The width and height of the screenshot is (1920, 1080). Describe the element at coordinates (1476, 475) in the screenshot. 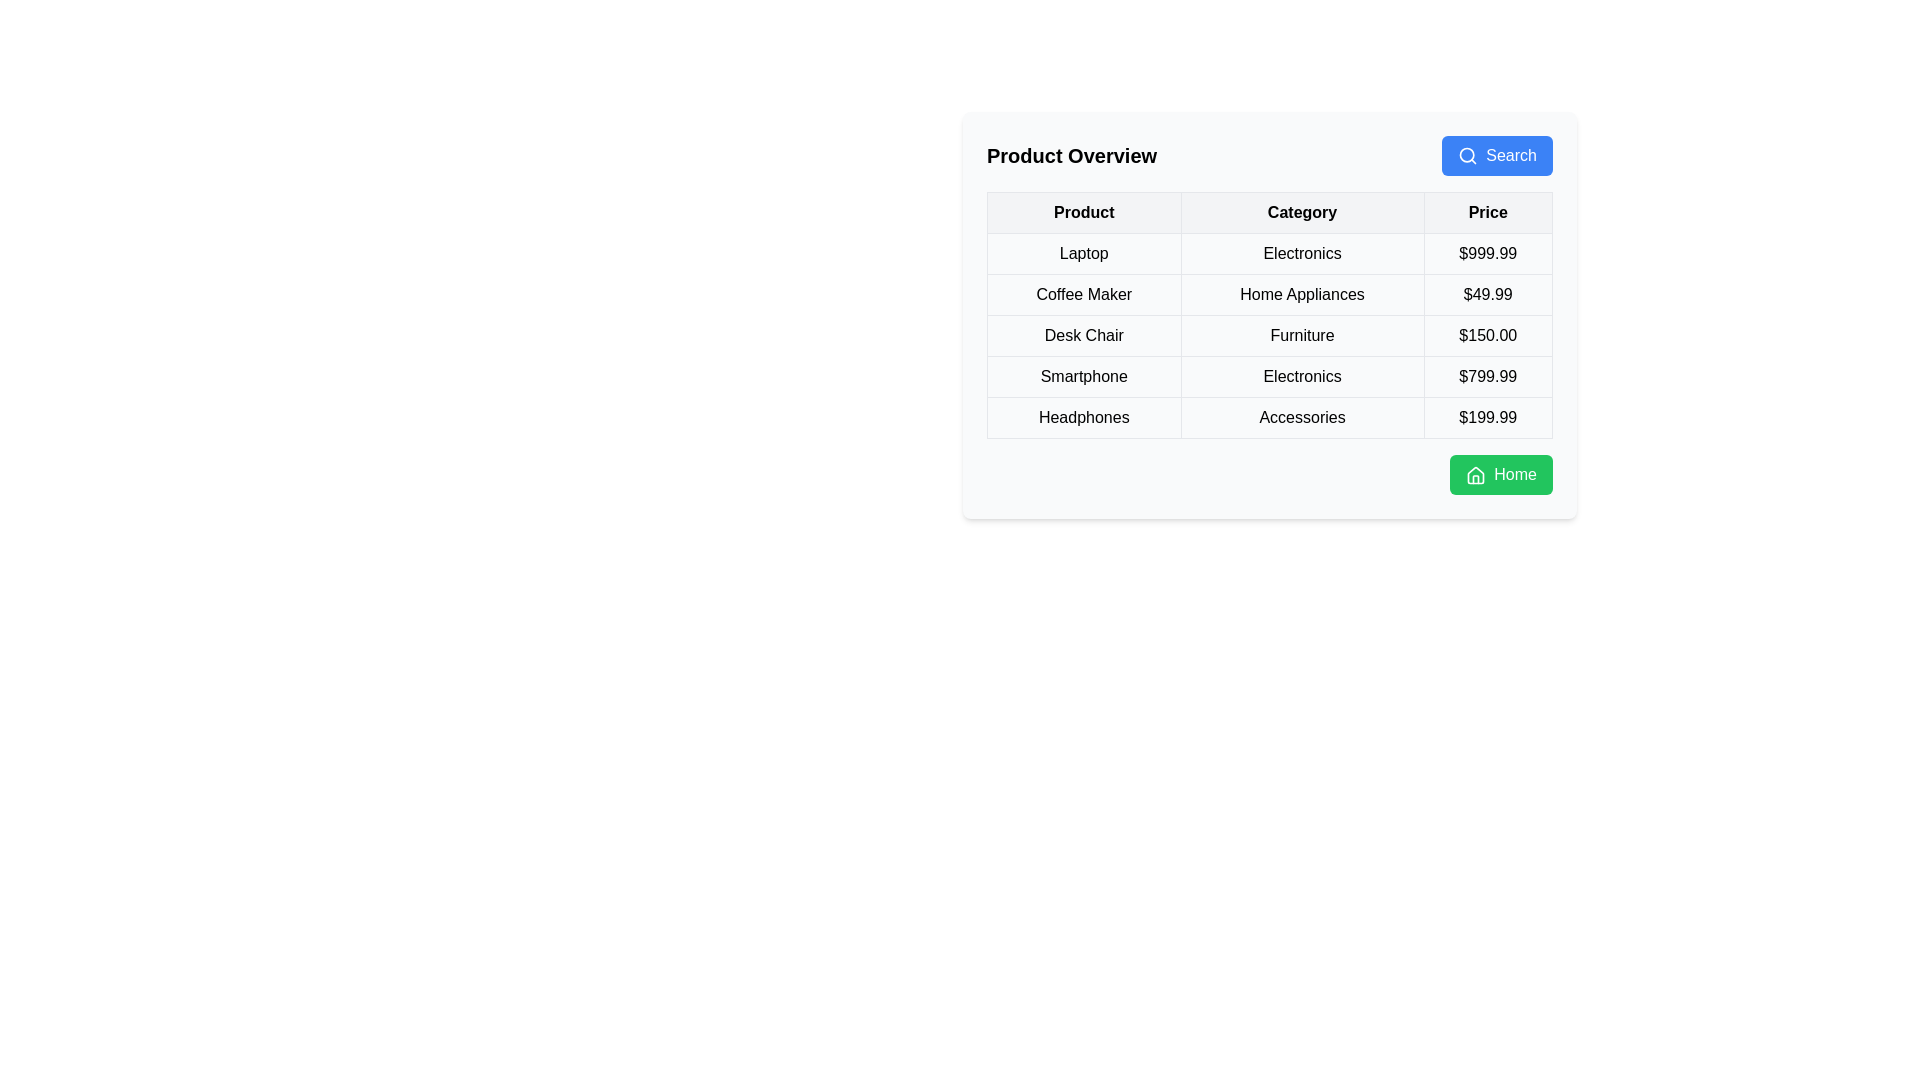

I see `the house icon that is part of the 'Home' button, located at the bottom-right corner of the interface, positioned to the left of the text 'Home'` at that location.